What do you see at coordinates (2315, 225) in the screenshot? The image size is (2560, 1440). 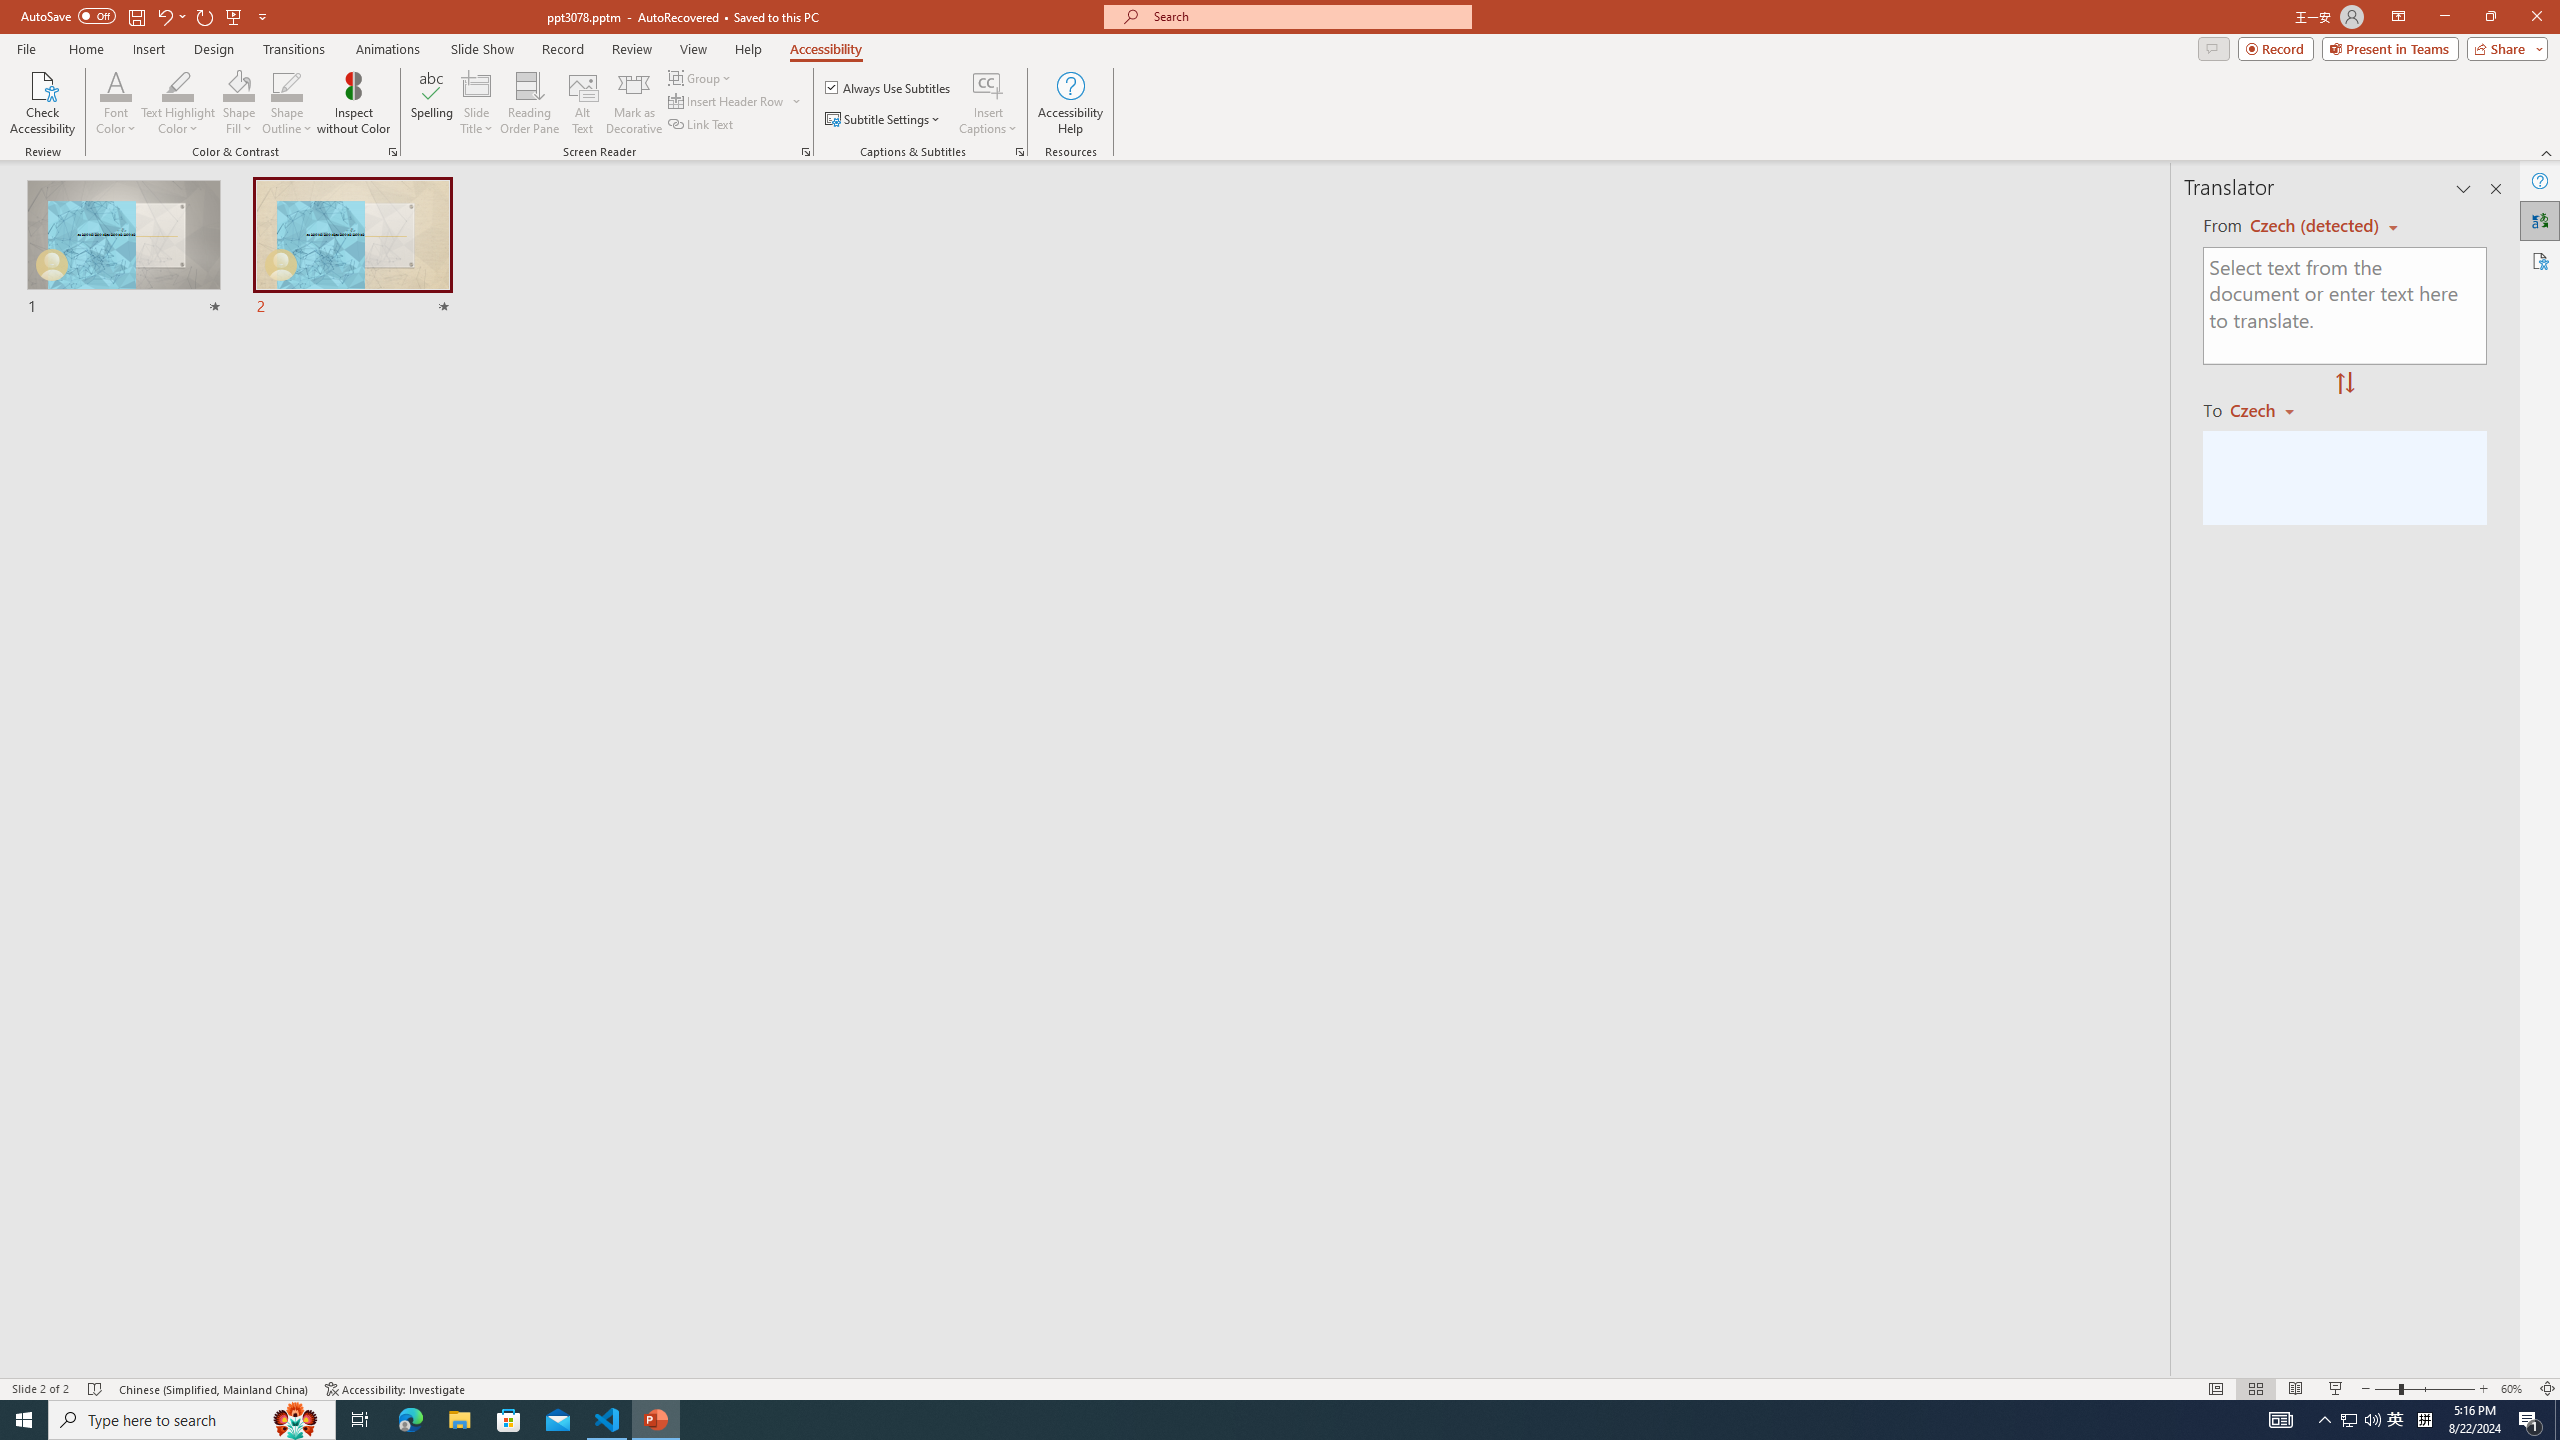 I see `'Czech (detected)'` at bounding box center [2315, 225].